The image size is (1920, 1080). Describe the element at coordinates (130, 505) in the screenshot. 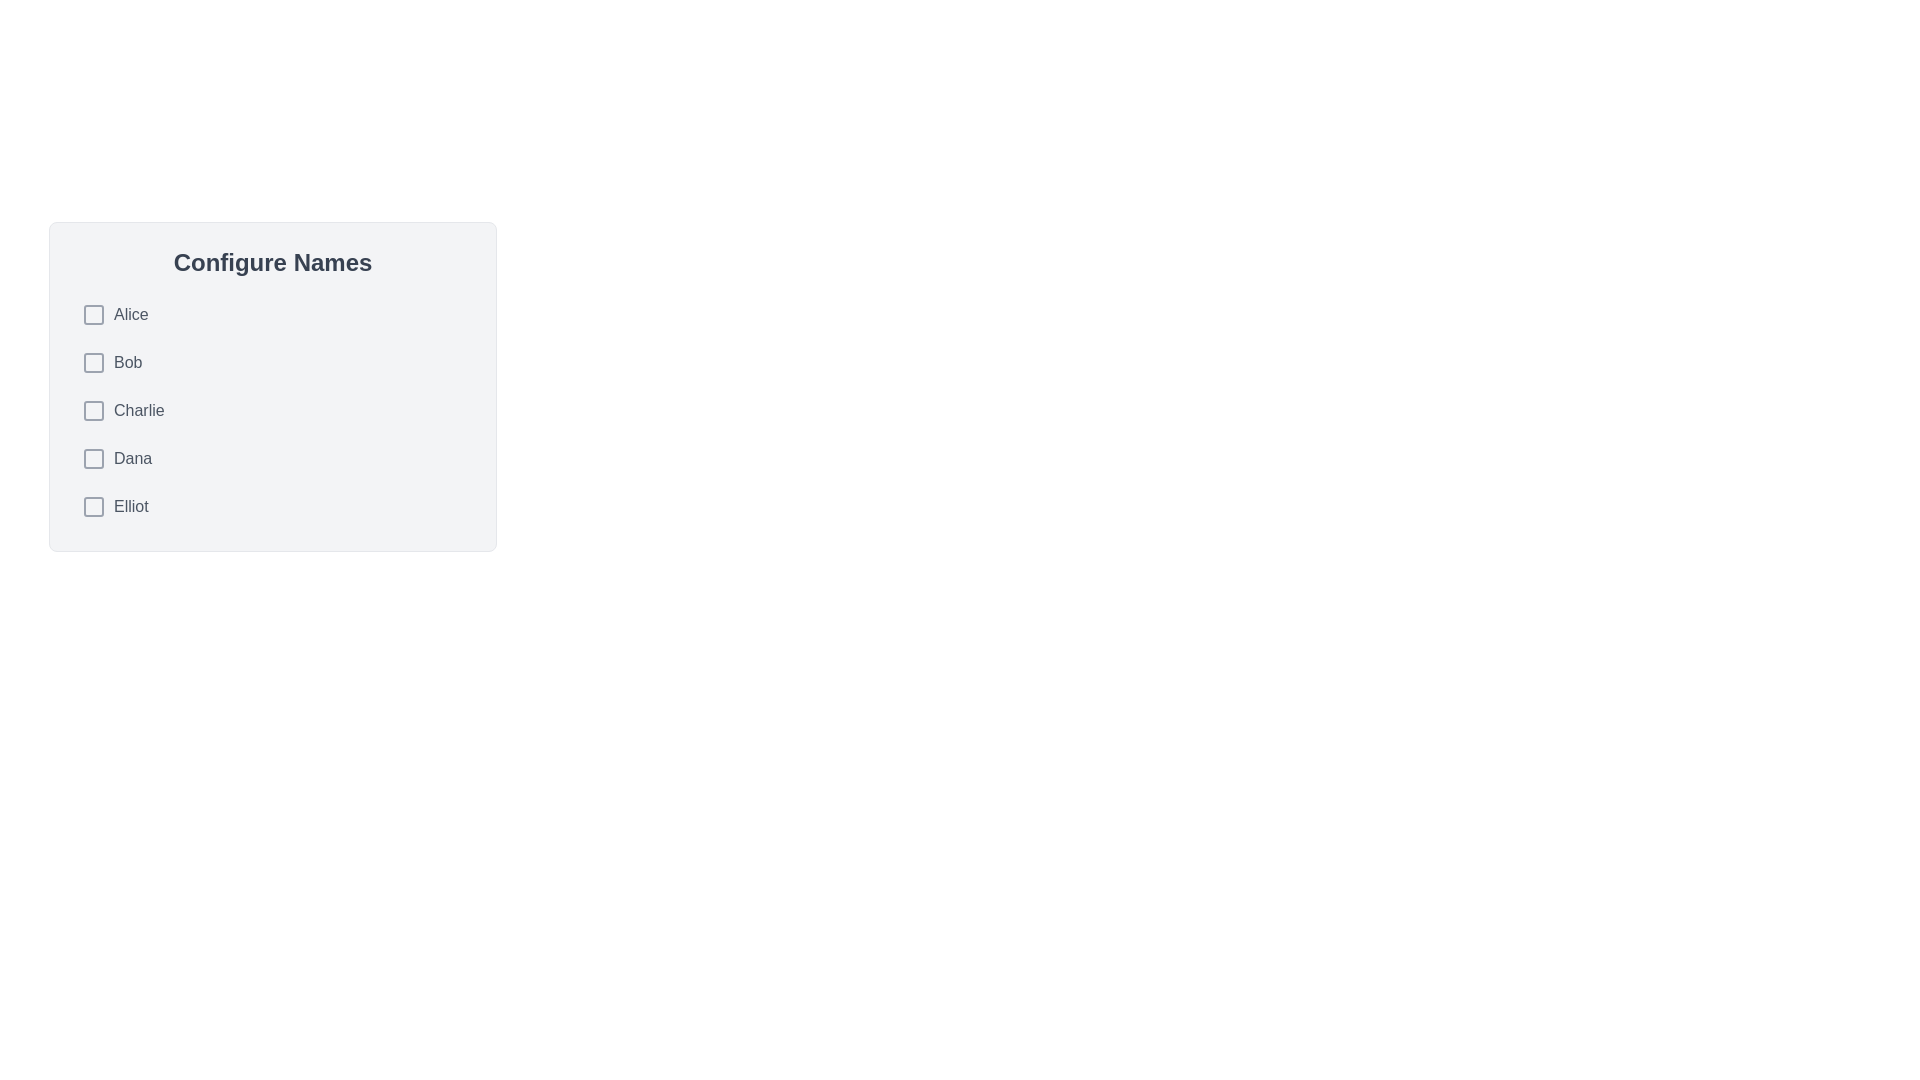

I see `the text label displaying 'Elliot' which is the fifth item in the 'Configure Names' list, located below 'Dana'` at that location.